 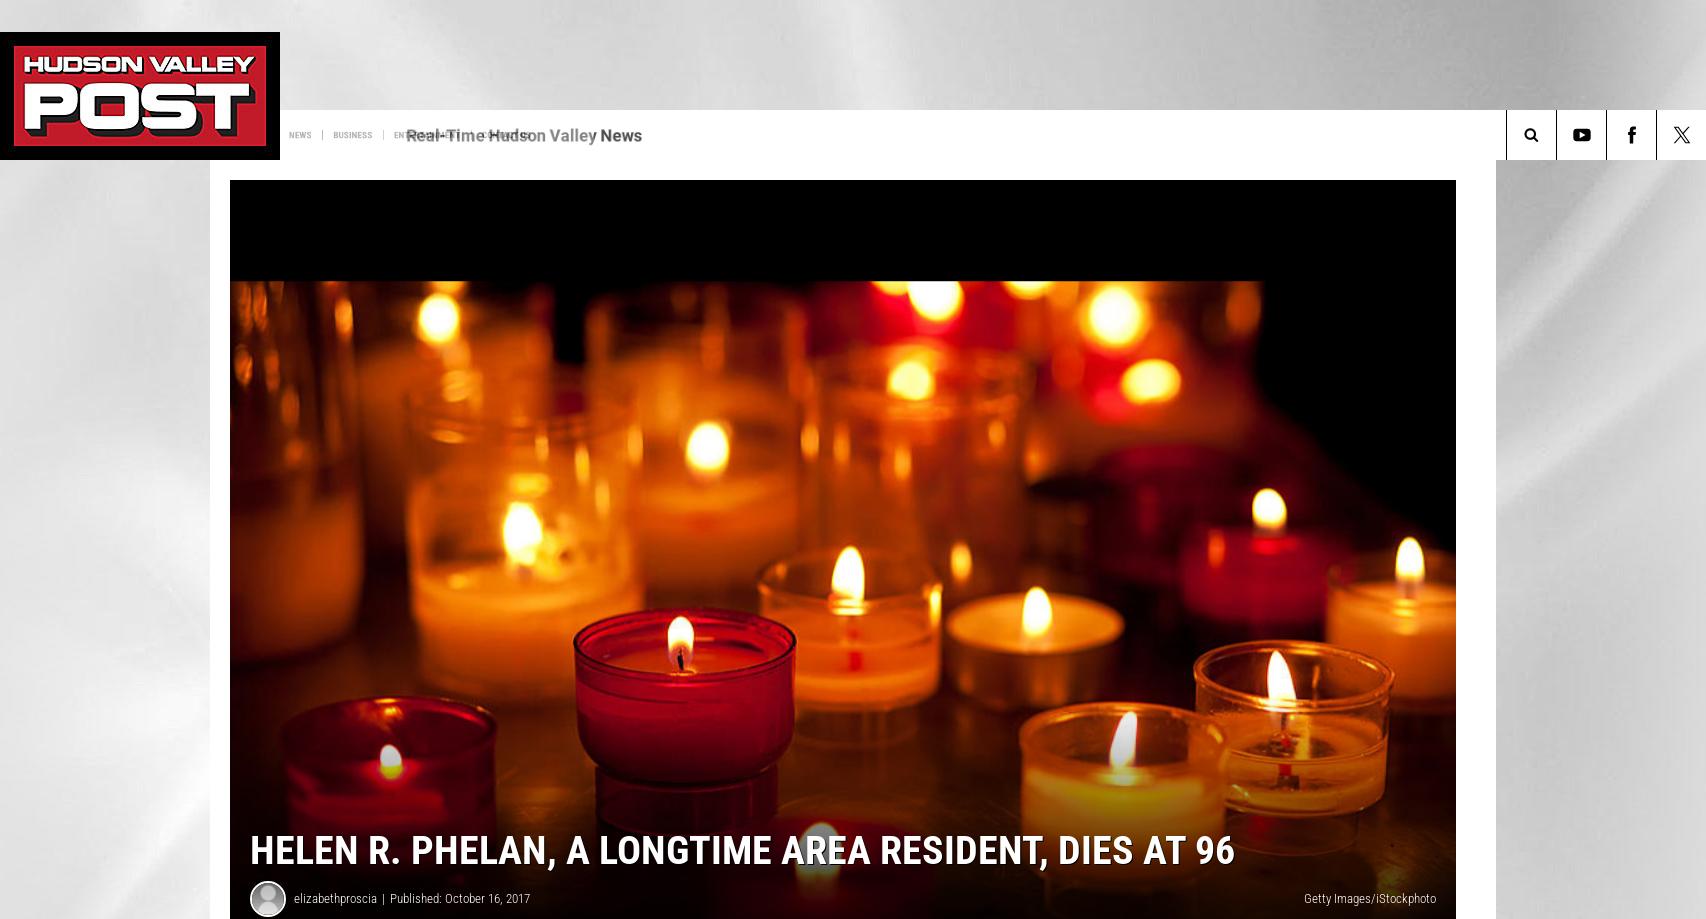 What do you see at coordinates (364, 134) in the screenshot?
I see `'Mobile App'` at bounding box center [364, 134].